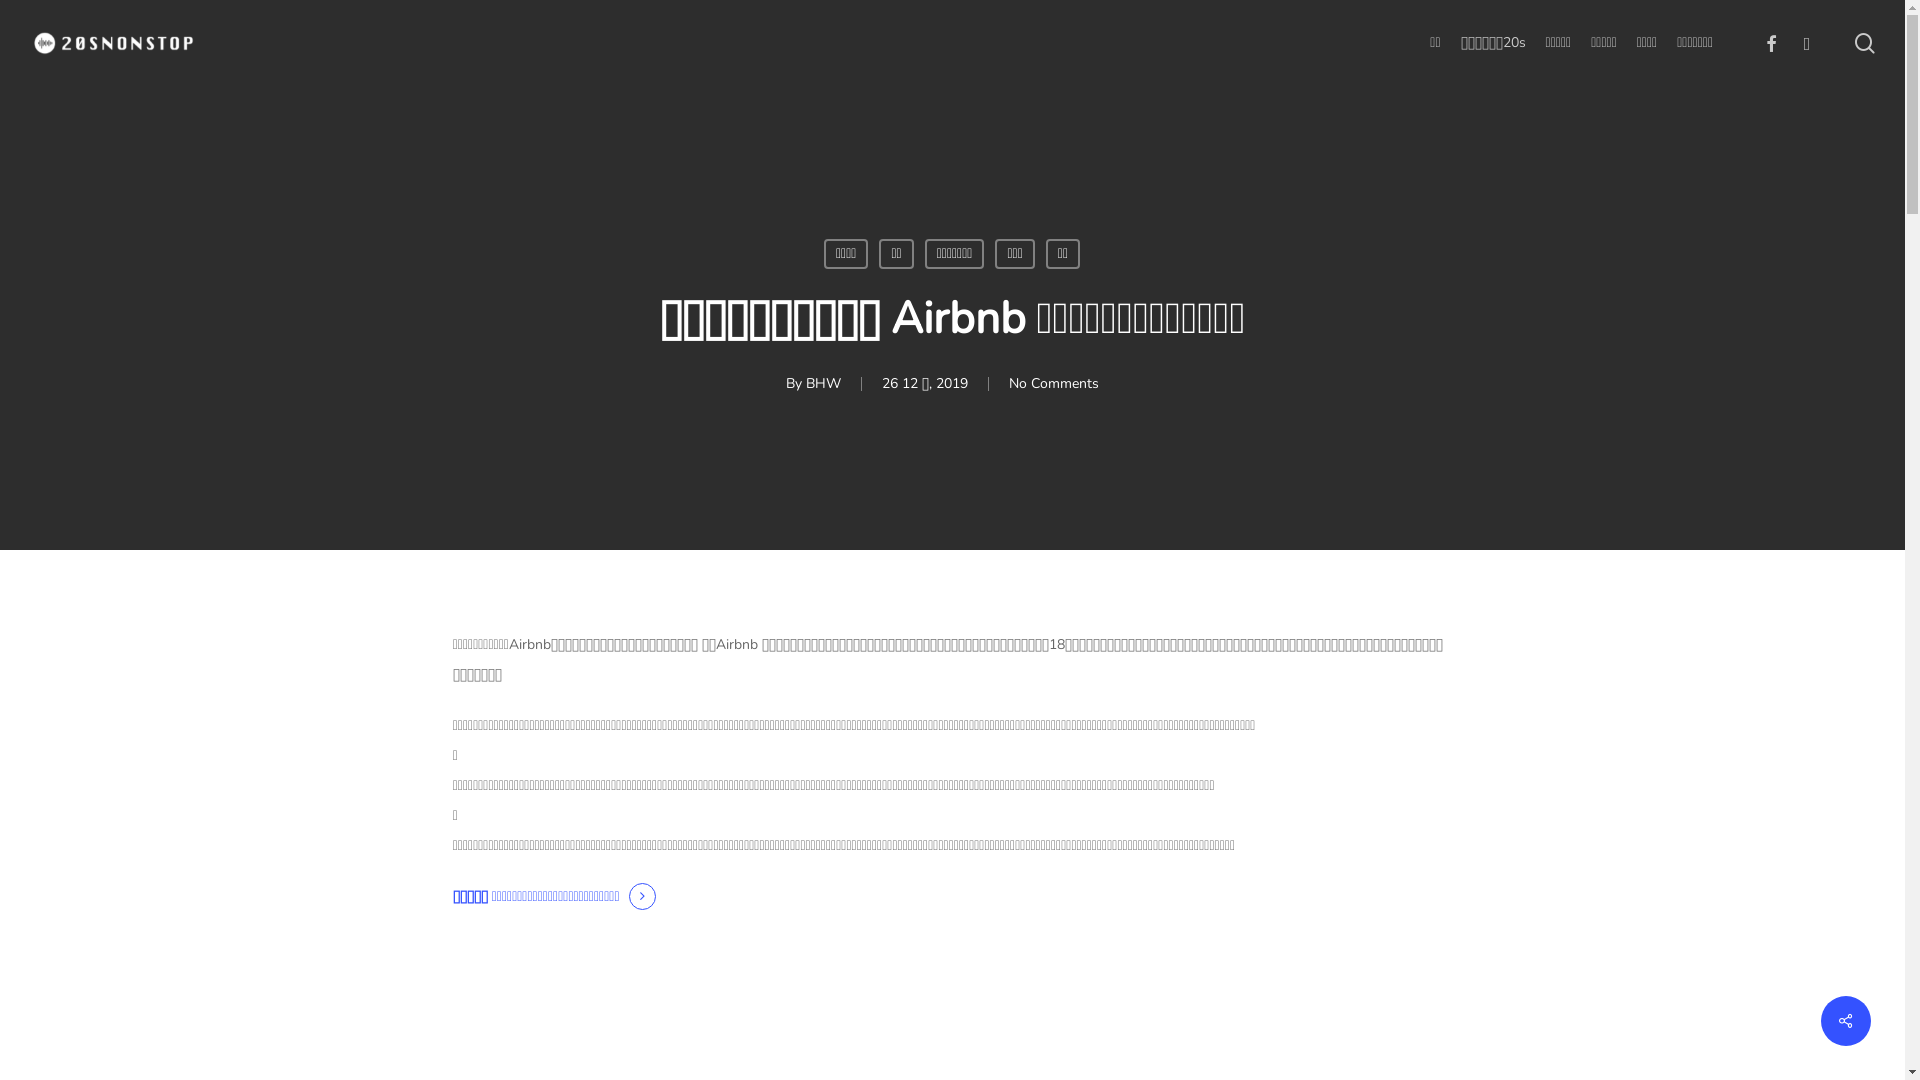 This screenshot has height=1080, width=1920. I want to click on 'facebook', so click(1771, 43).